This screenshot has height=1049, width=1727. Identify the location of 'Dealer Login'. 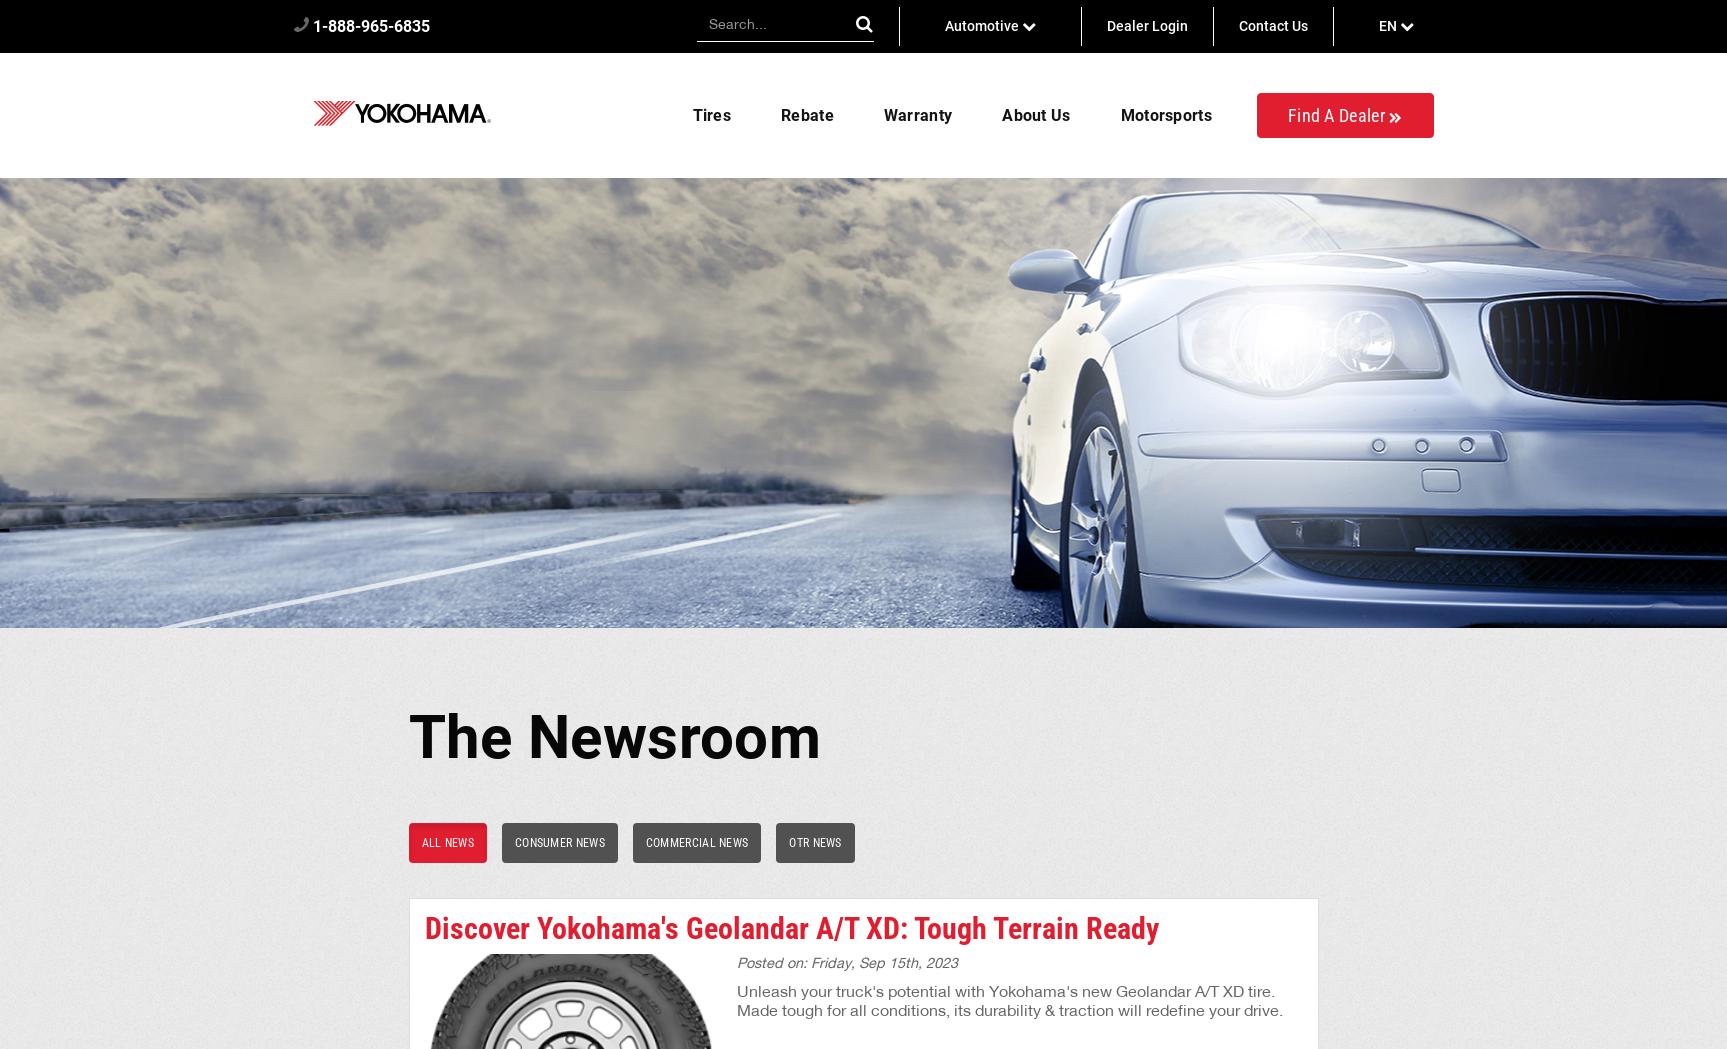
(1145, 25).